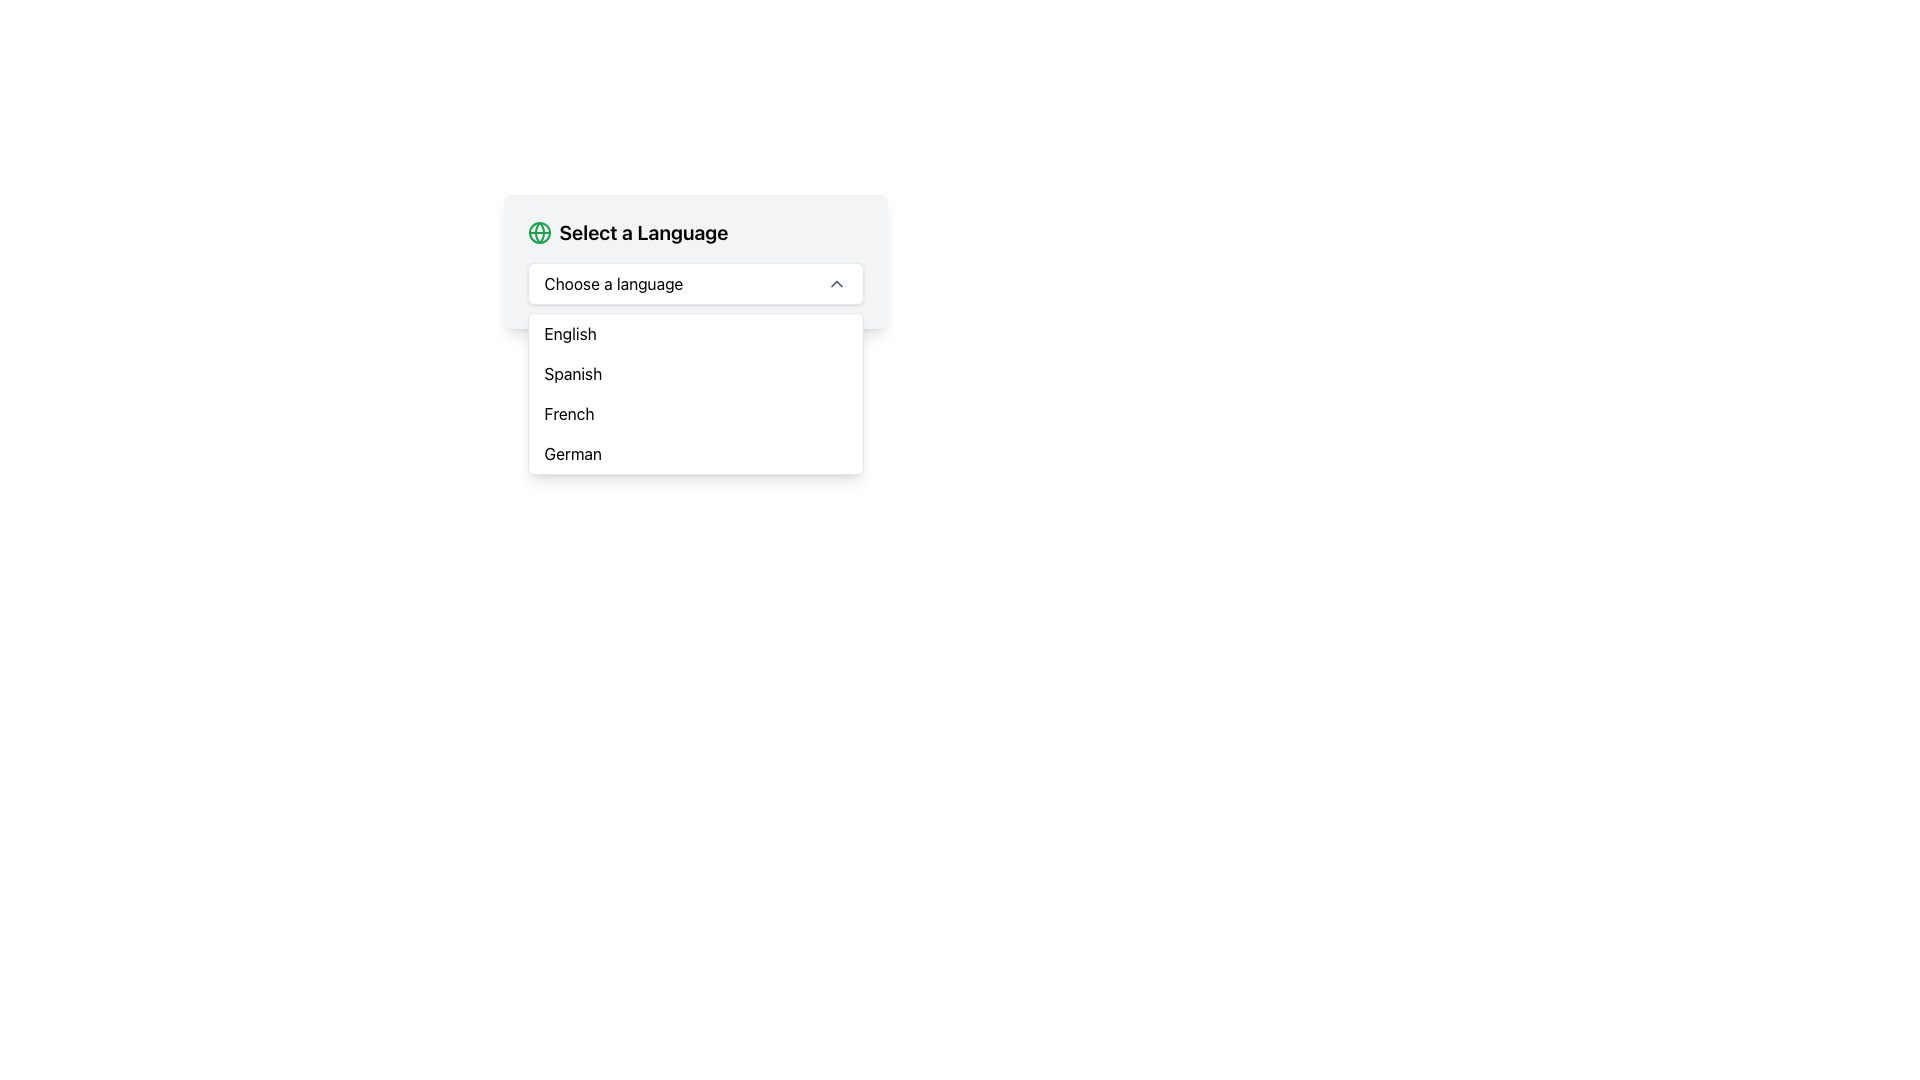 The width and height of the screenshot is (1920, 1080). What do you see at coordinates (695, 374) in the screenshot?
I see `the second option in the dropdown menu labeled 'Select a Language' to set the language to Spanish` at bounding box center [695, 374].